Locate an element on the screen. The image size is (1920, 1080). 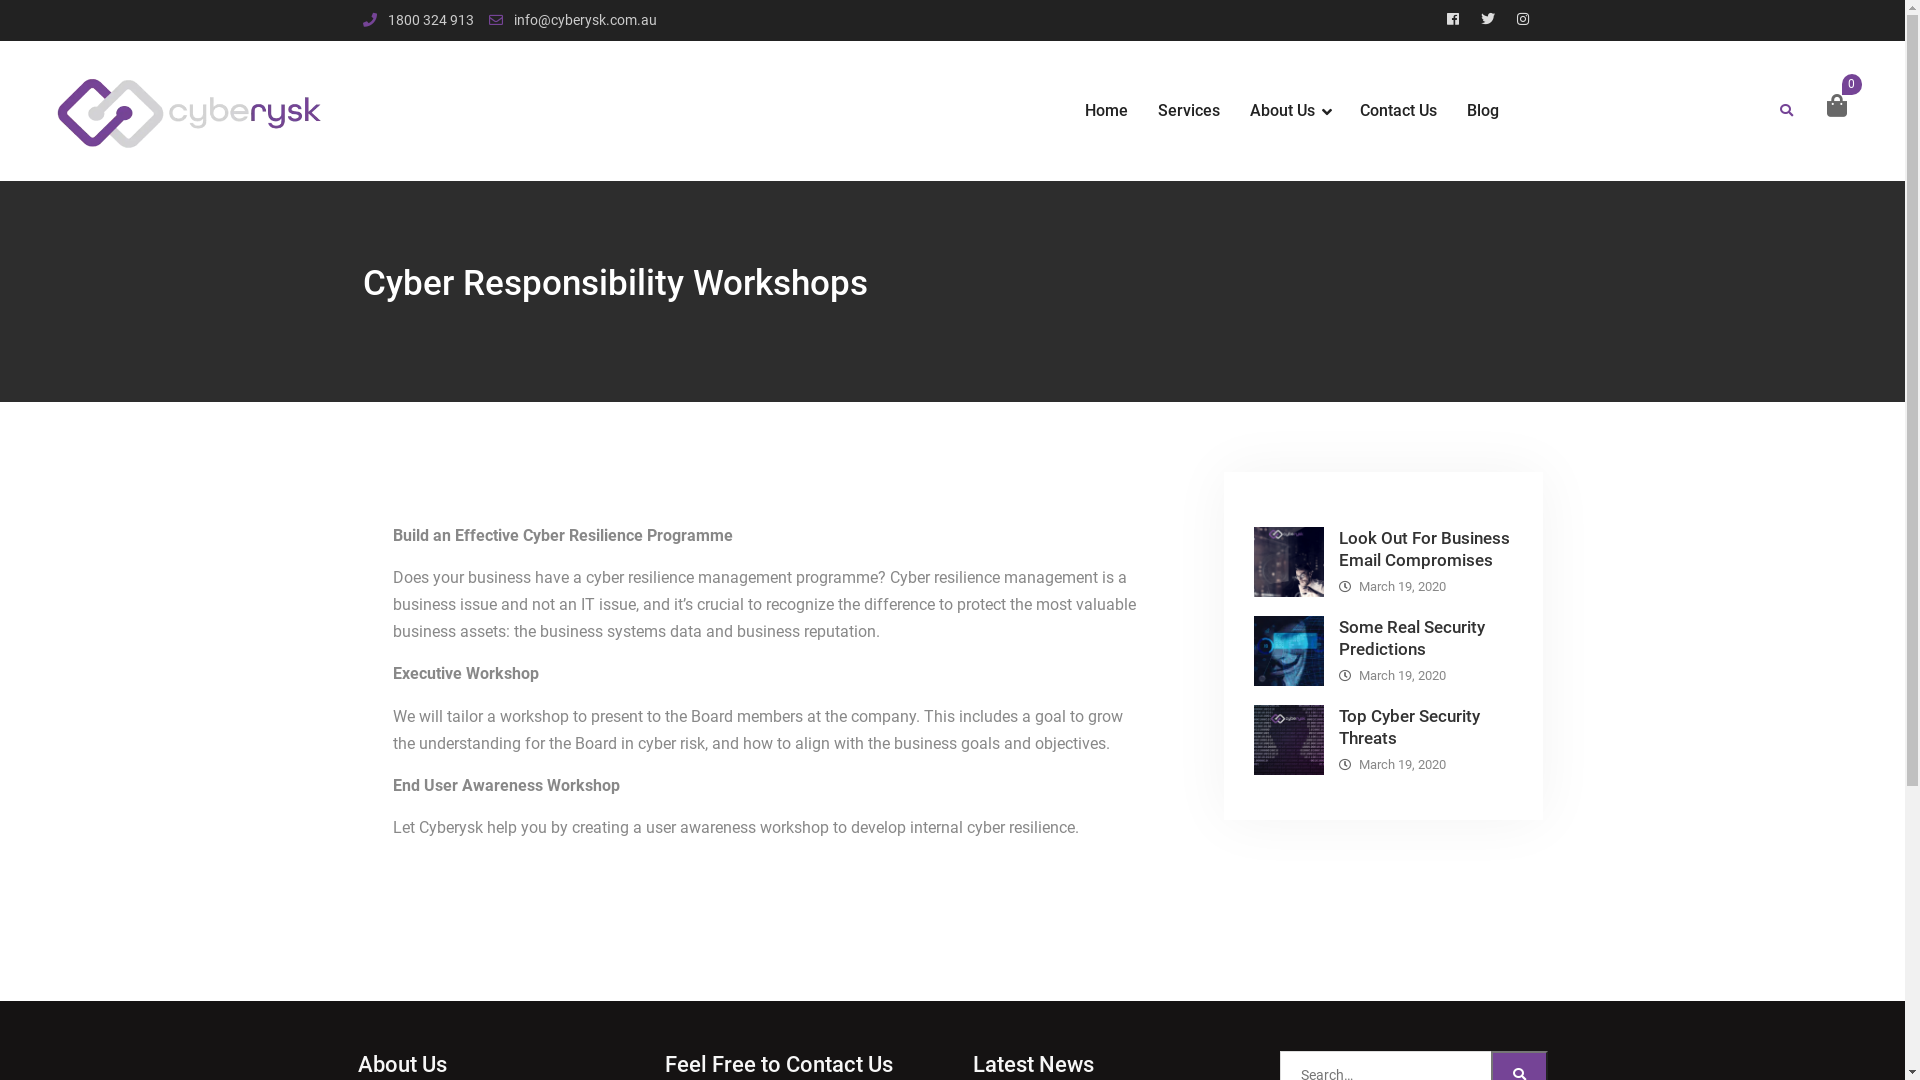
'Home' is located at coordinates (1105, 111).